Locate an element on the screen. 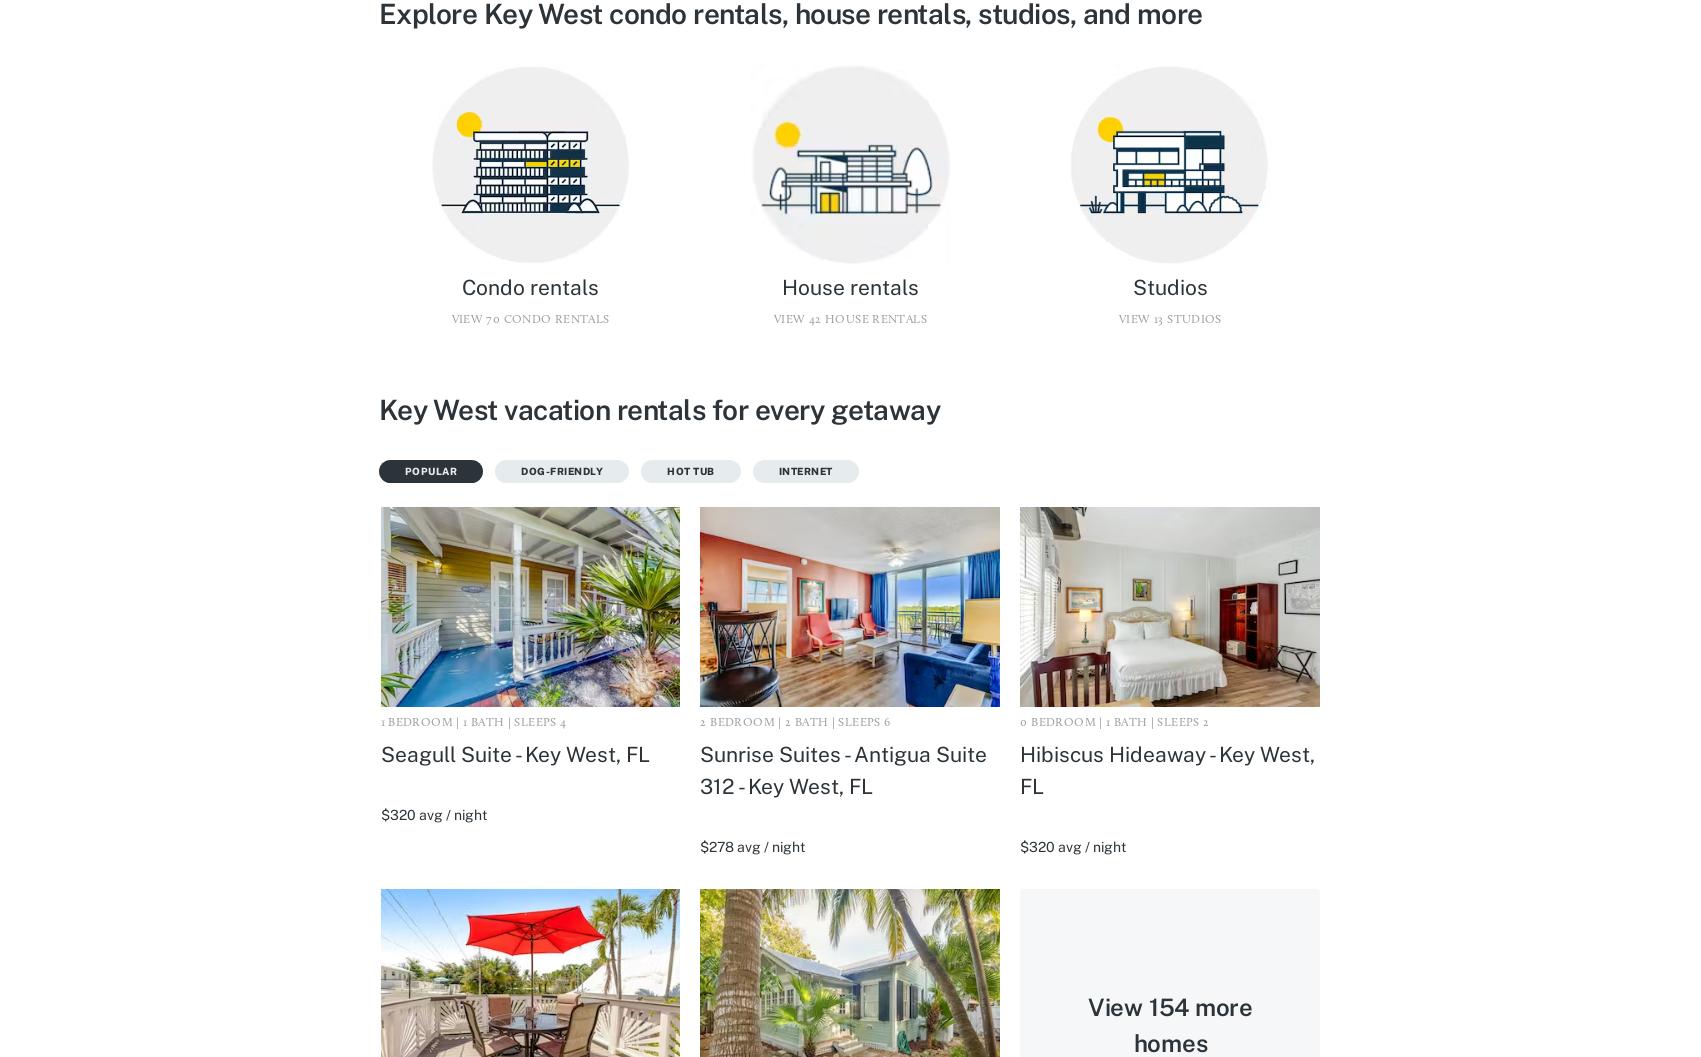  '1 Bedroom | 1 Bath | Sleeps 4' is located at coordinates (472, 721).